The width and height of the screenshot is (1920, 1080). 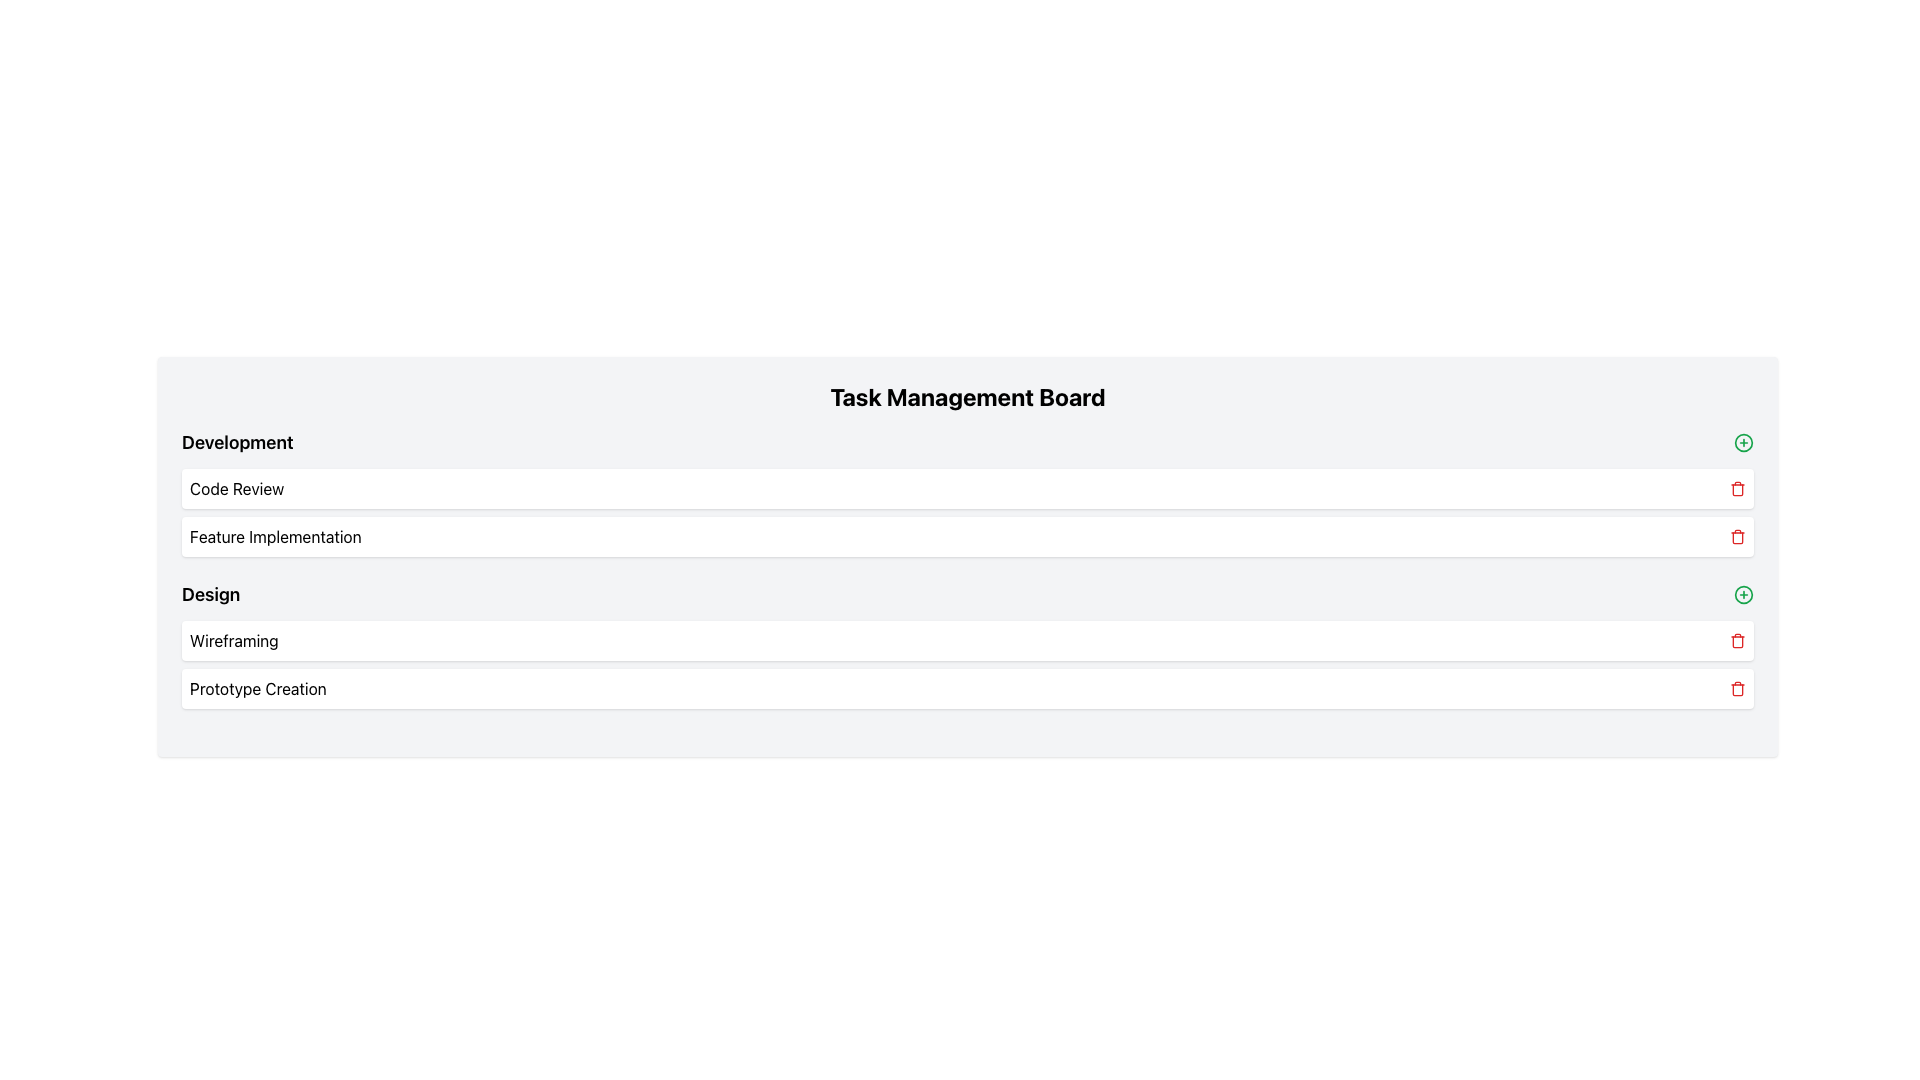 I want to click on the 'Feature Implementation' task list item in the Development section of the task board, so click(x=968, y=535).